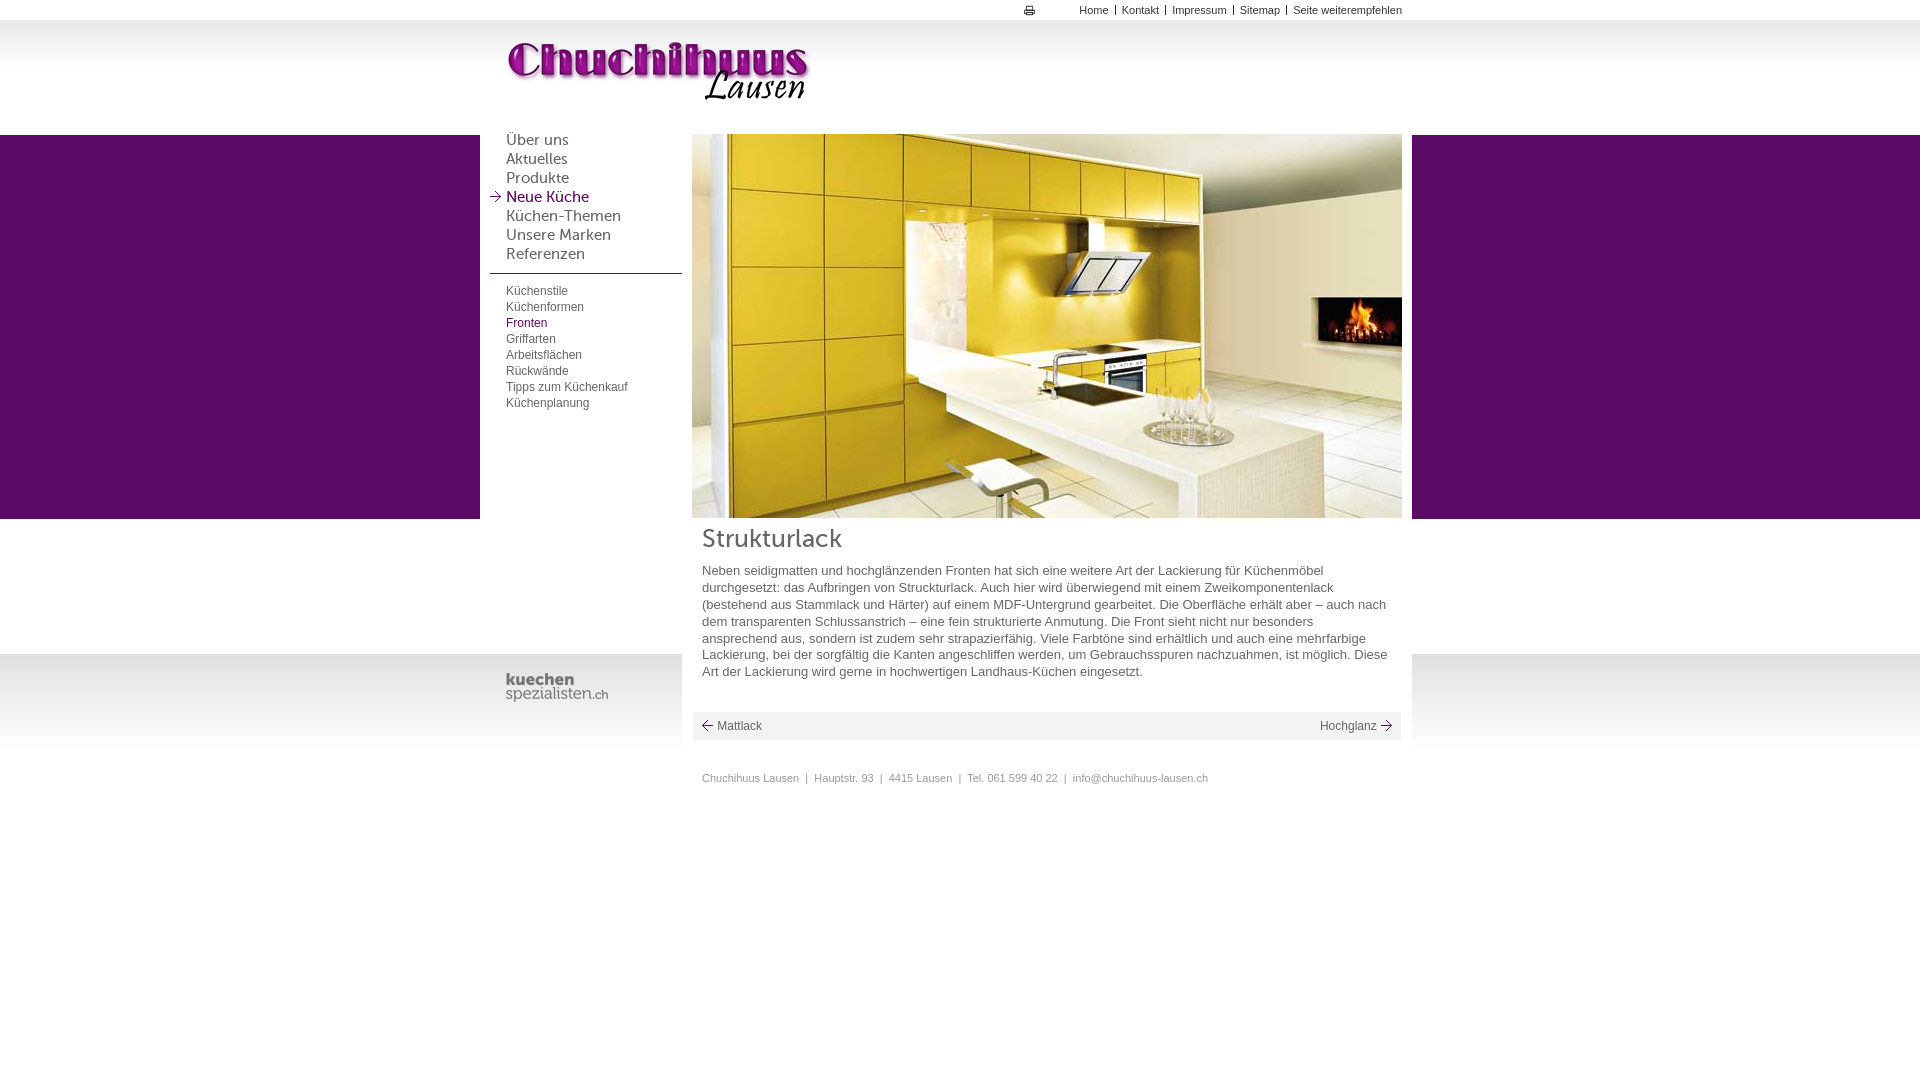 Image resolution: width=1920 pixels, height=1080 pixels. I want to click on 'Kontakt', so click(1140, 10).